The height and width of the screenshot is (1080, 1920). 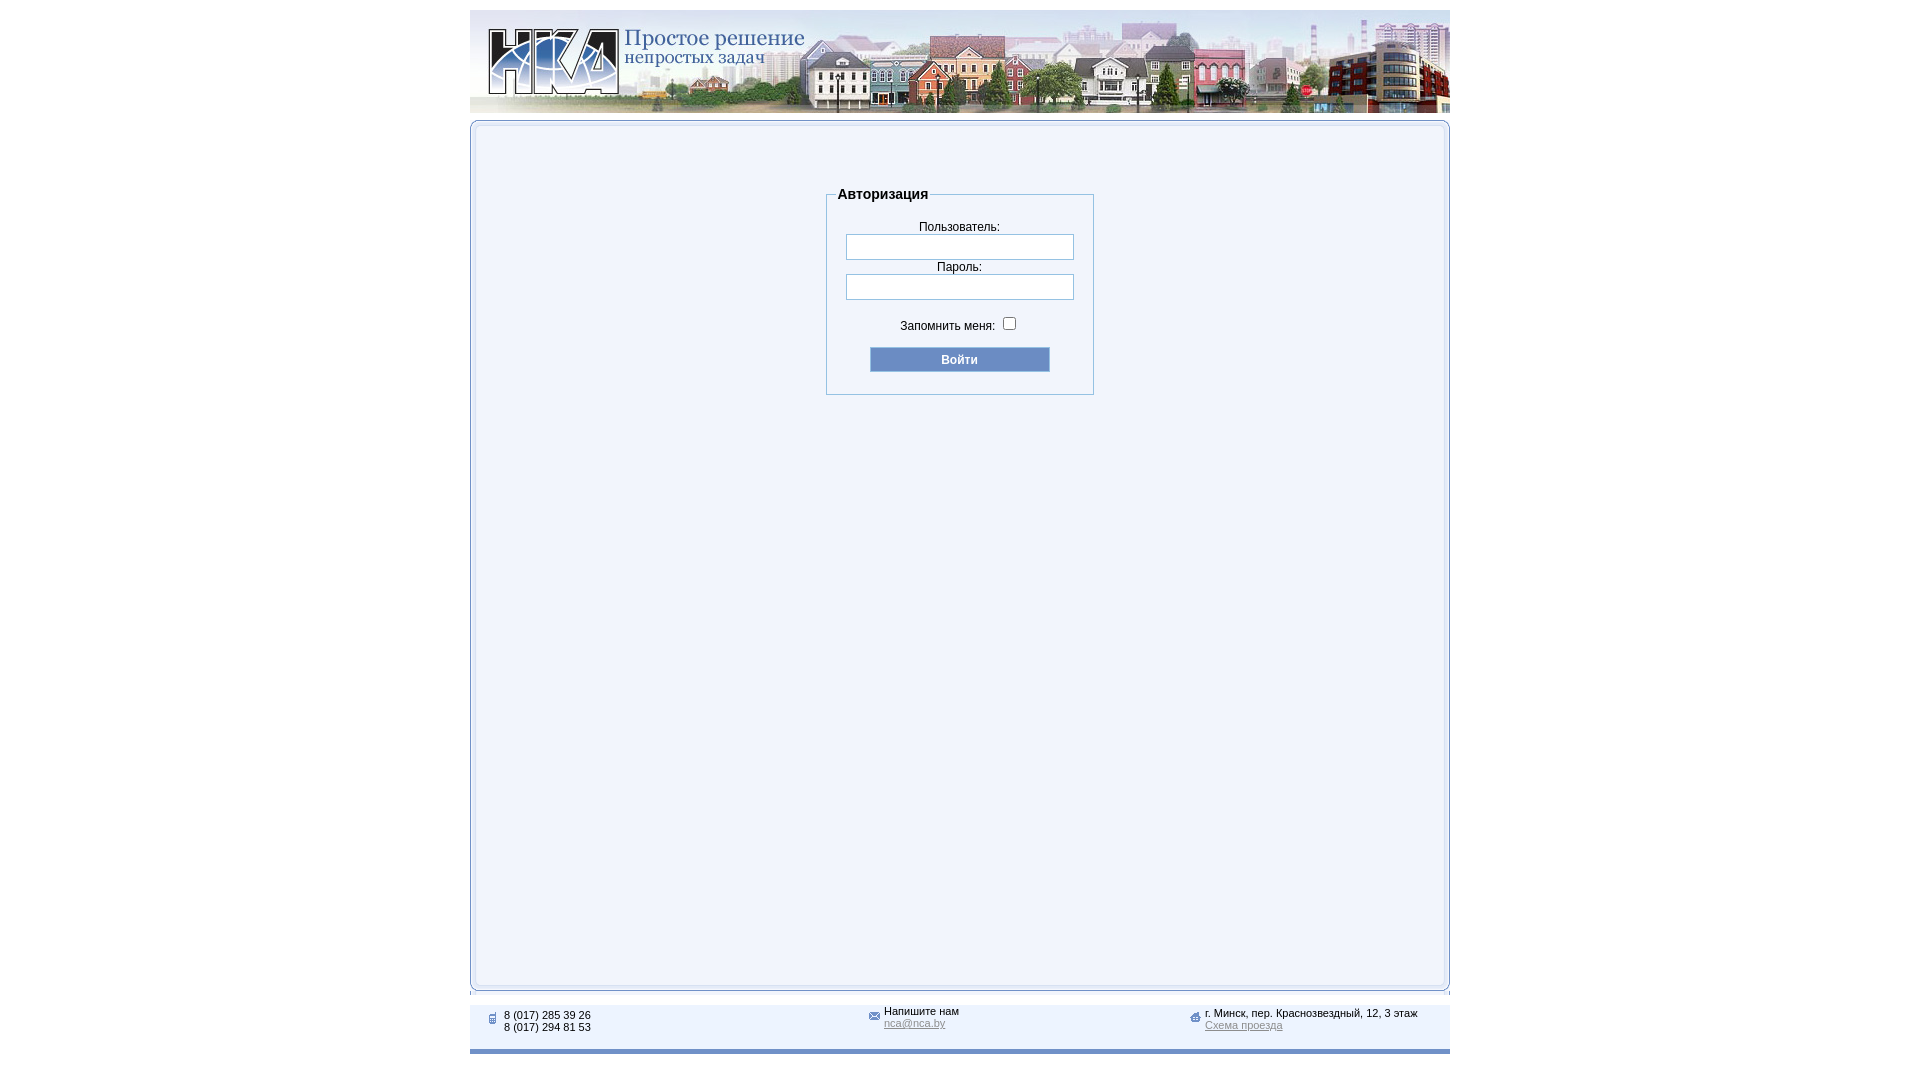 I want to click on 'nca@nca.by', so click(x=913, y=1022).